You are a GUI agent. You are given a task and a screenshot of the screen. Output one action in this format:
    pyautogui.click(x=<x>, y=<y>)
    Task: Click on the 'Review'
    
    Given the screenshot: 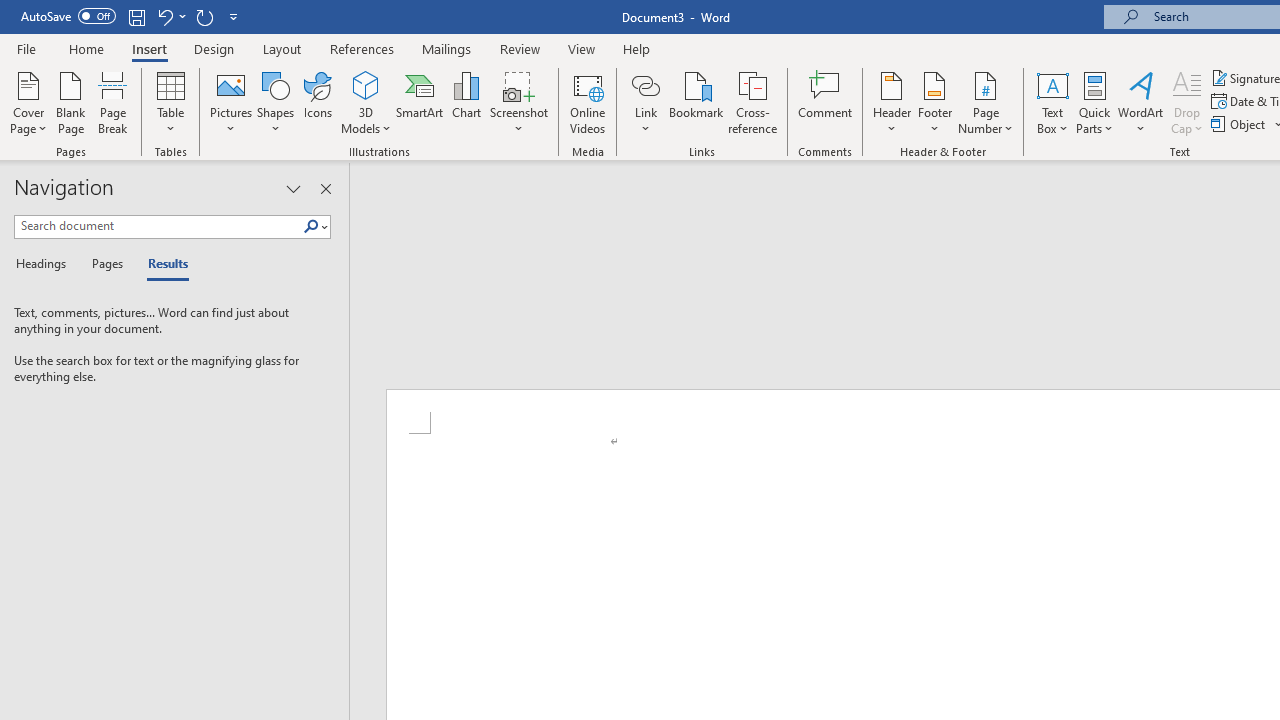 What is the action you would take?
    pyautogui.click(x=520, y=48)
    